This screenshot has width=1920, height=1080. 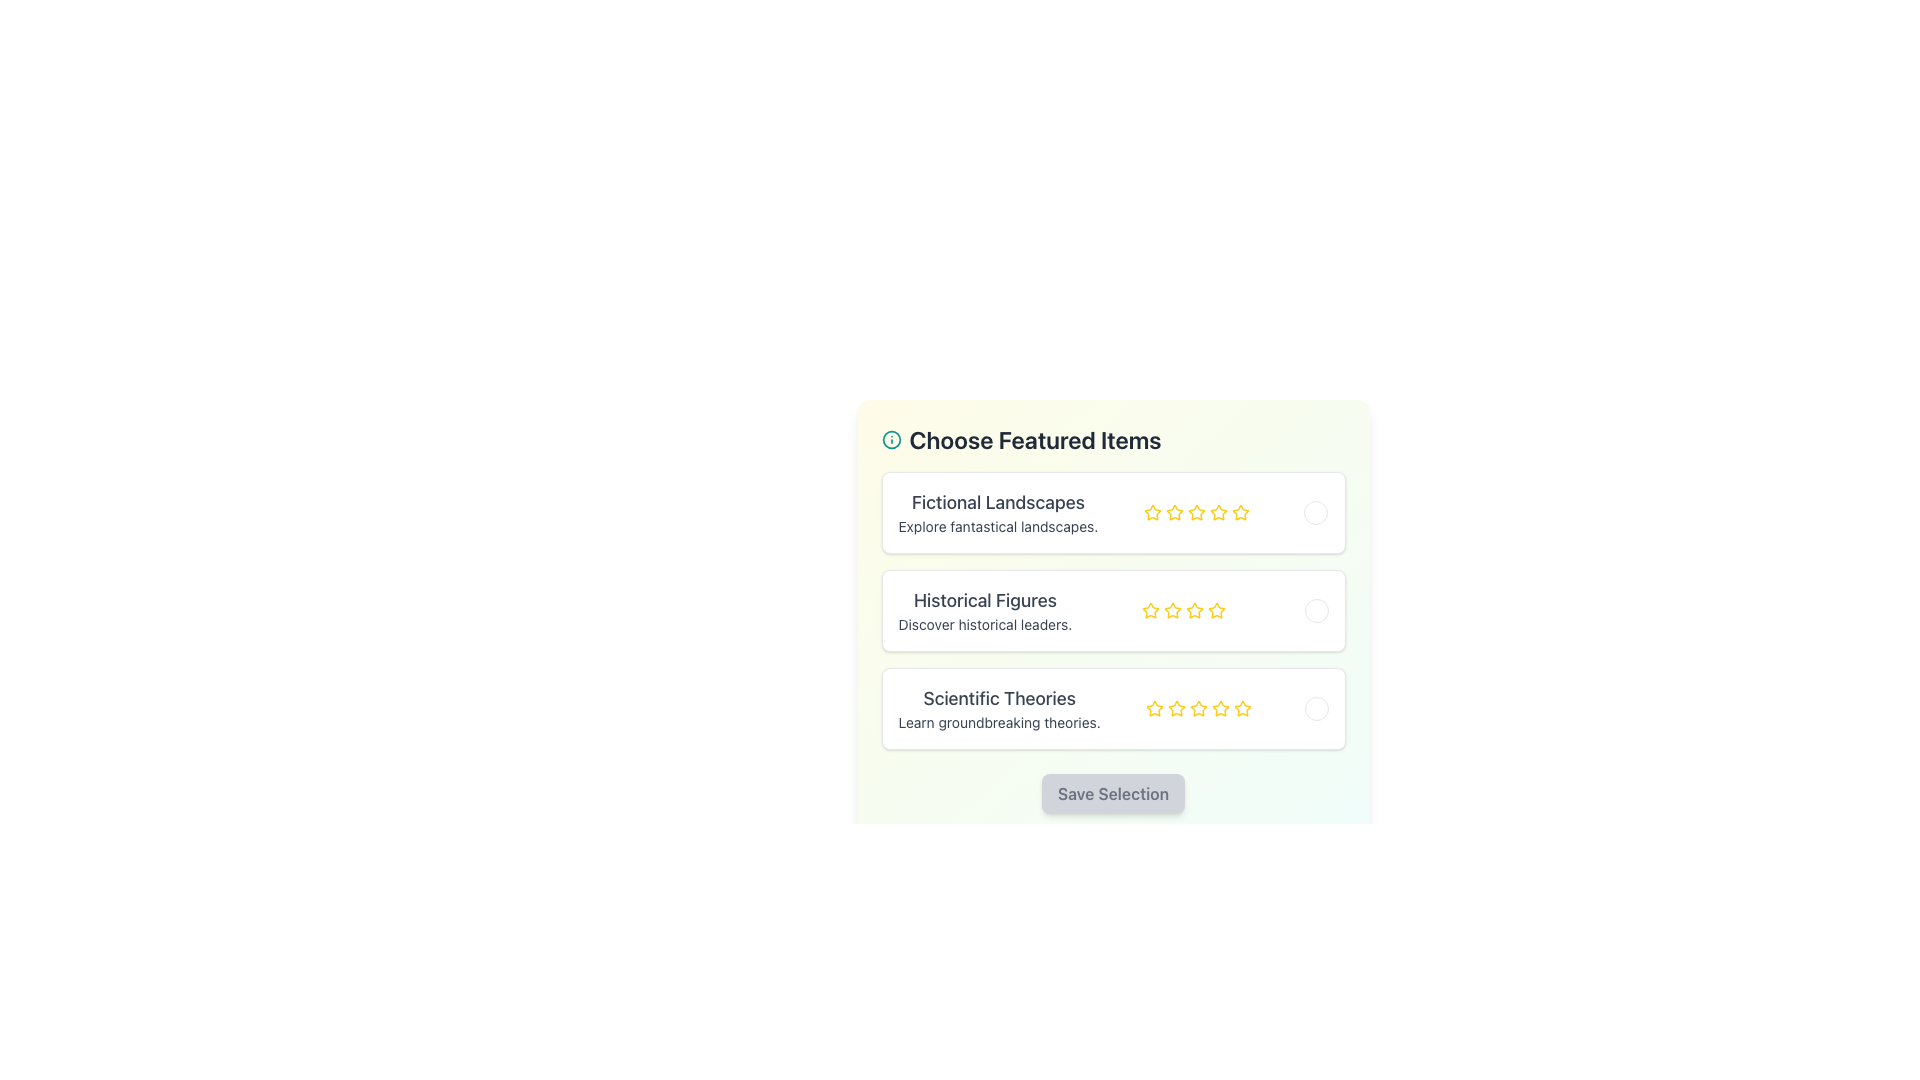 What do you see at coordinates (1184, 609) in the screenshot?
I see `the yellow outlined star in the Rating stars section for 'Historical Figures'` at bounding box center [1184, 609].